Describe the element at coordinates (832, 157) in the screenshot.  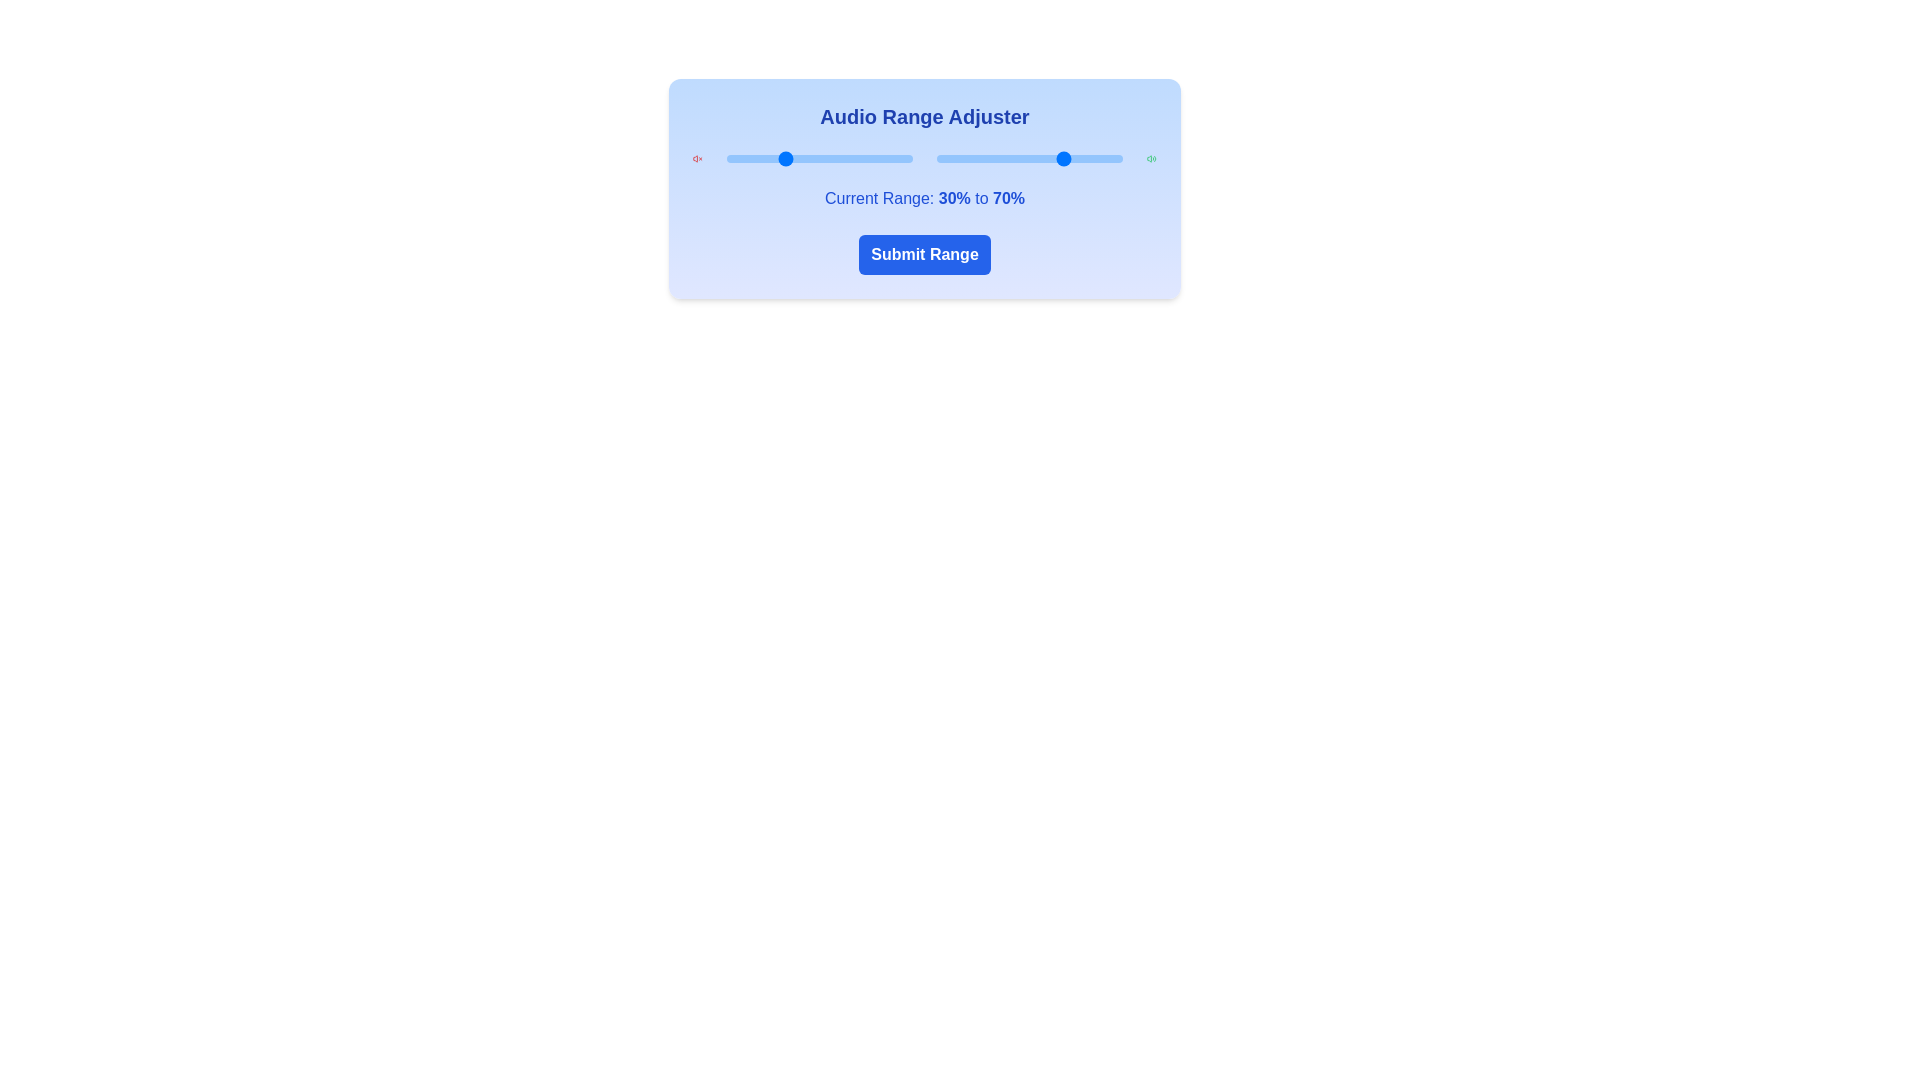
I see `the slider` at that location.